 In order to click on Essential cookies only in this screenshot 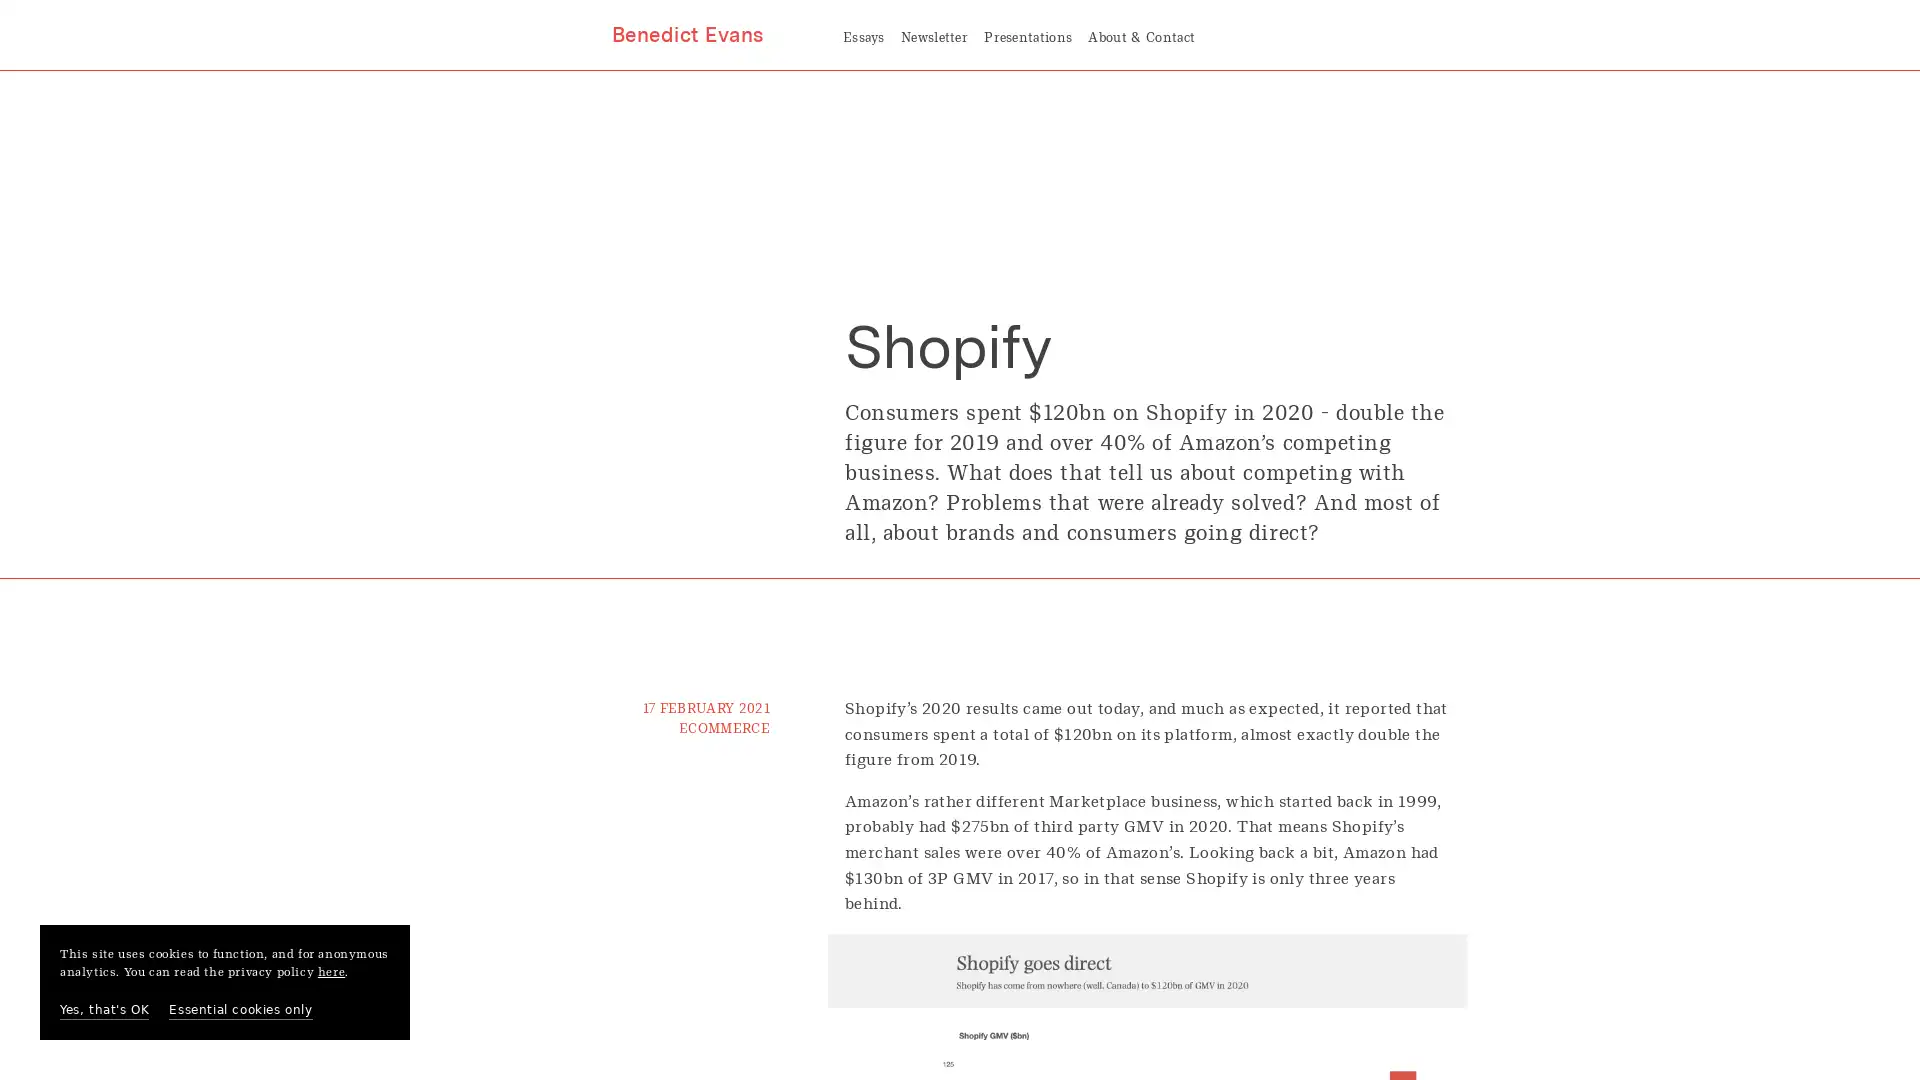, I will do `click(240, 1010)`.